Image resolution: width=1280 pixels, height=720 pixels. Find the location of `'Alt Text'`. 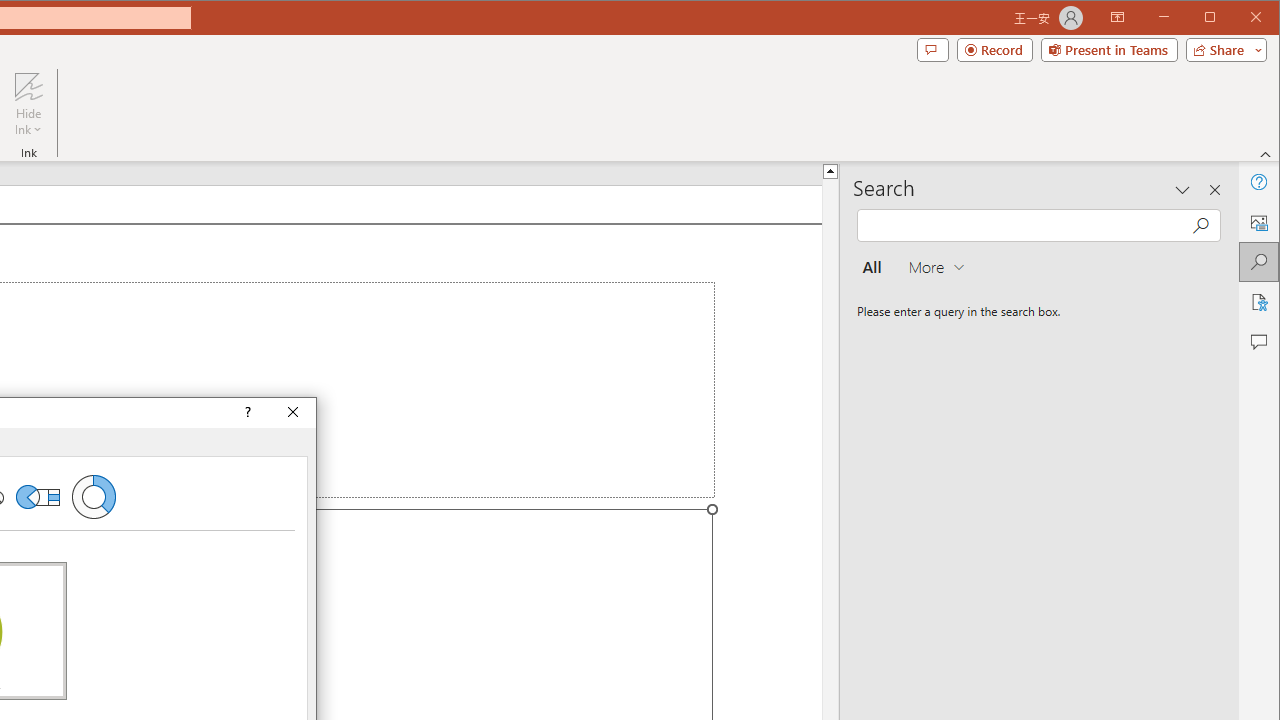

'Alt Text' is located at coordinates (1257, 222).